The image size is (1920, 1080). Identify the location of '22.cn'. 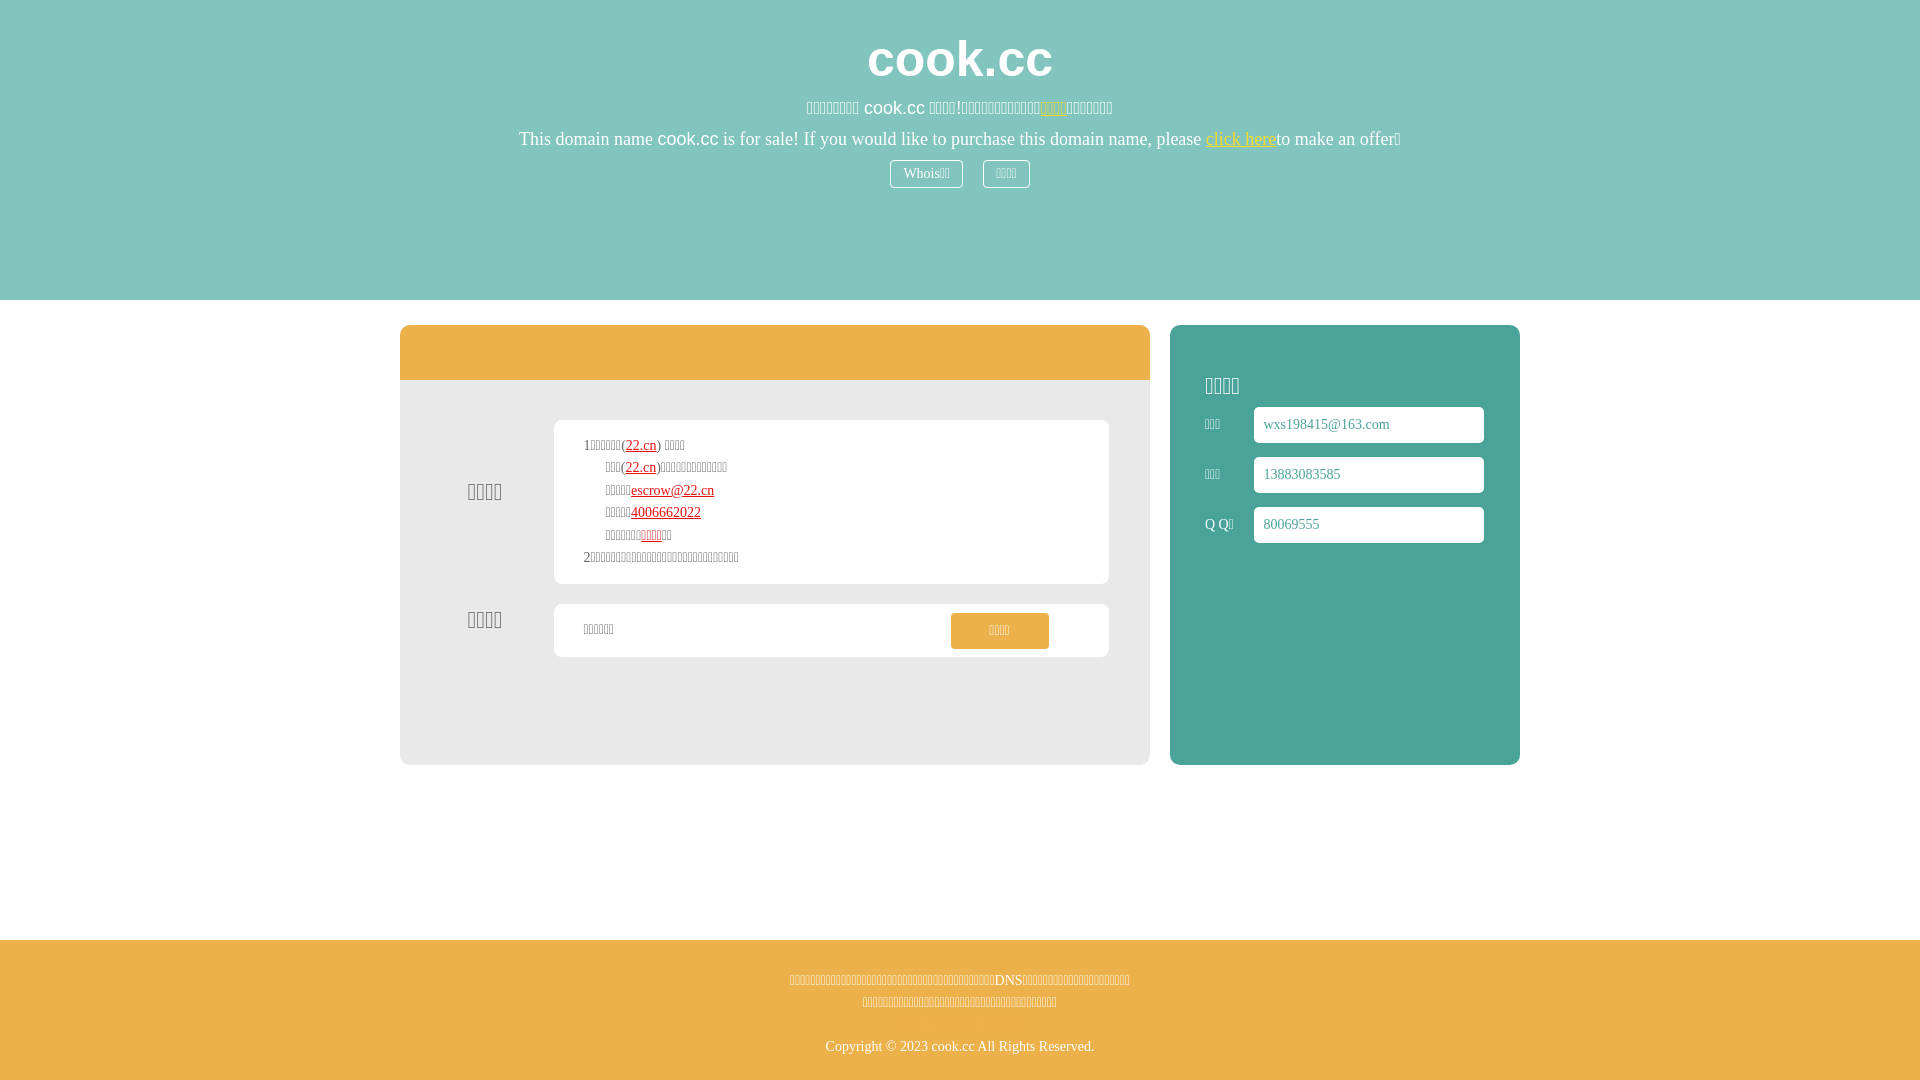
(641, 444).